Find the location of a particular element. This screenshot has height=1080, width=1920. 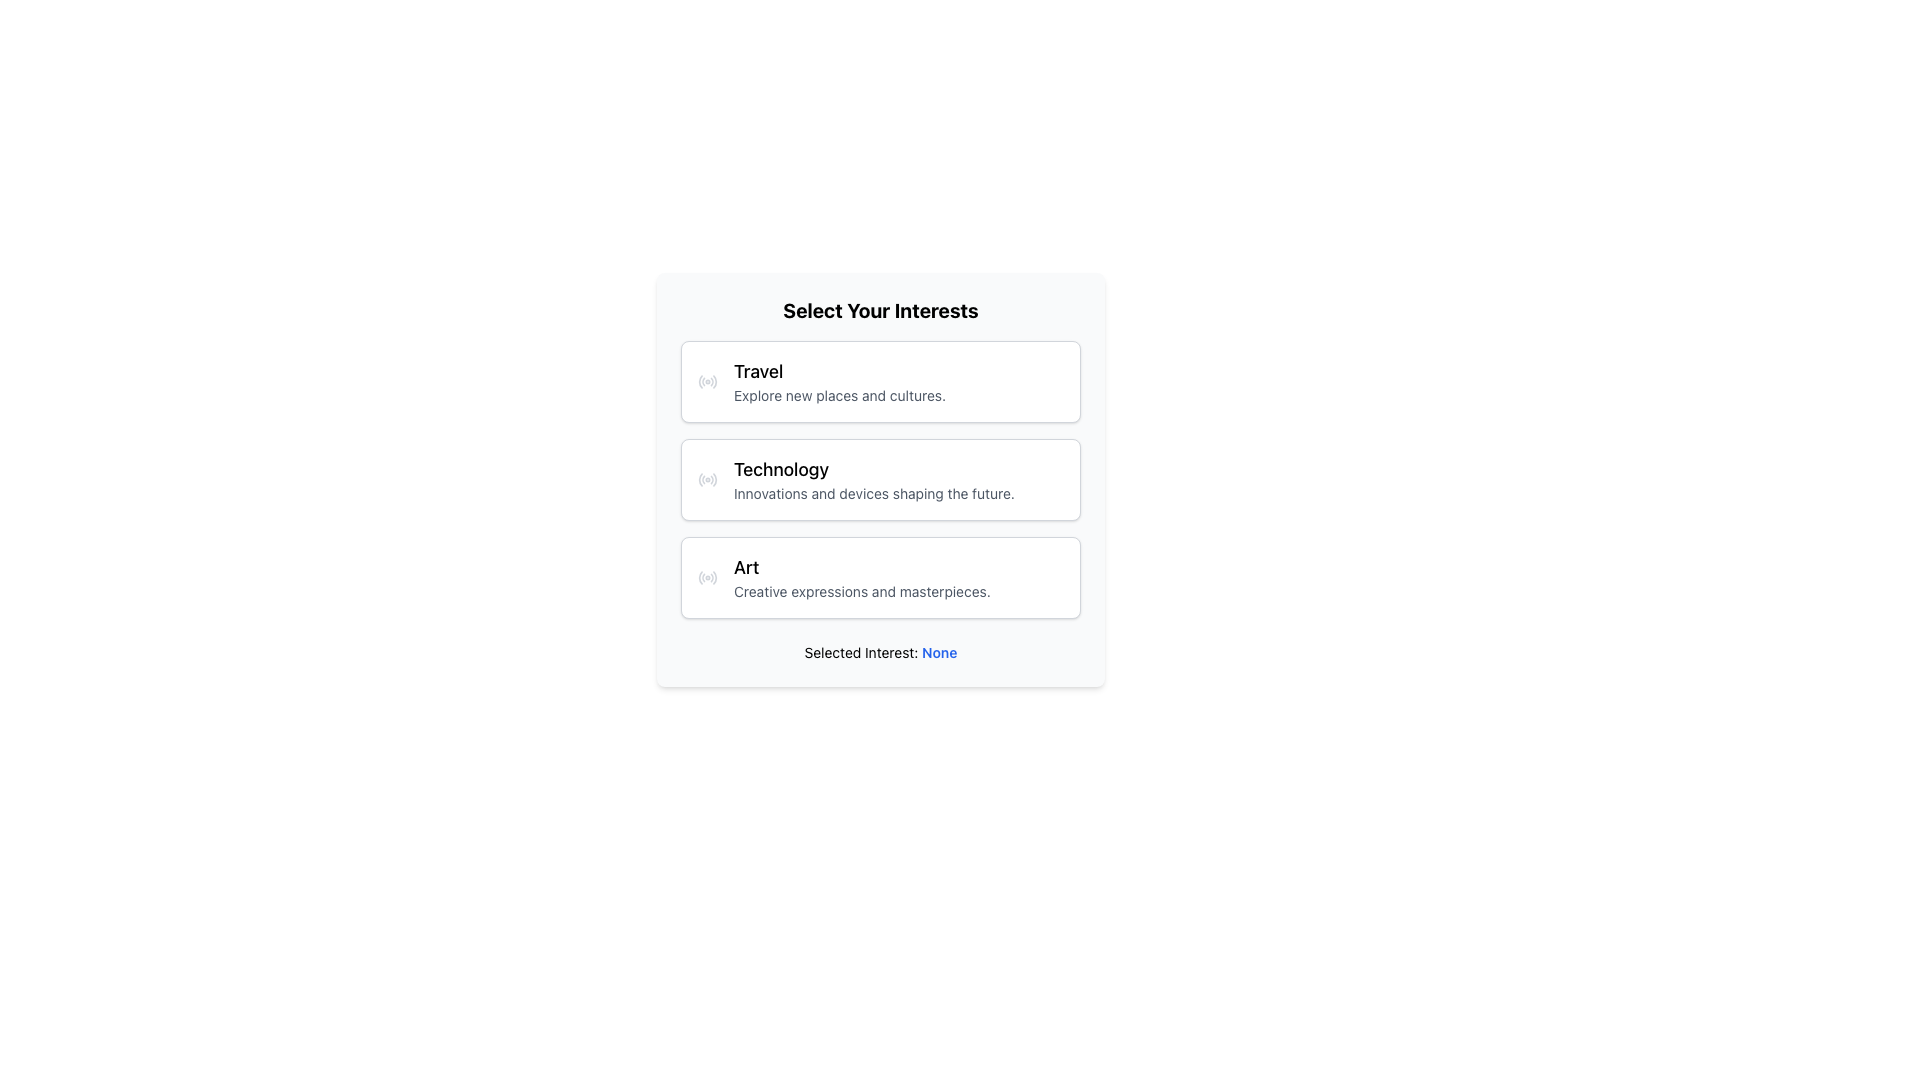

bold, blue-colored text 'None' within the sentence 'Selected Interest: None' at the center-bottom of the interface is located at coordinates (938, 652).